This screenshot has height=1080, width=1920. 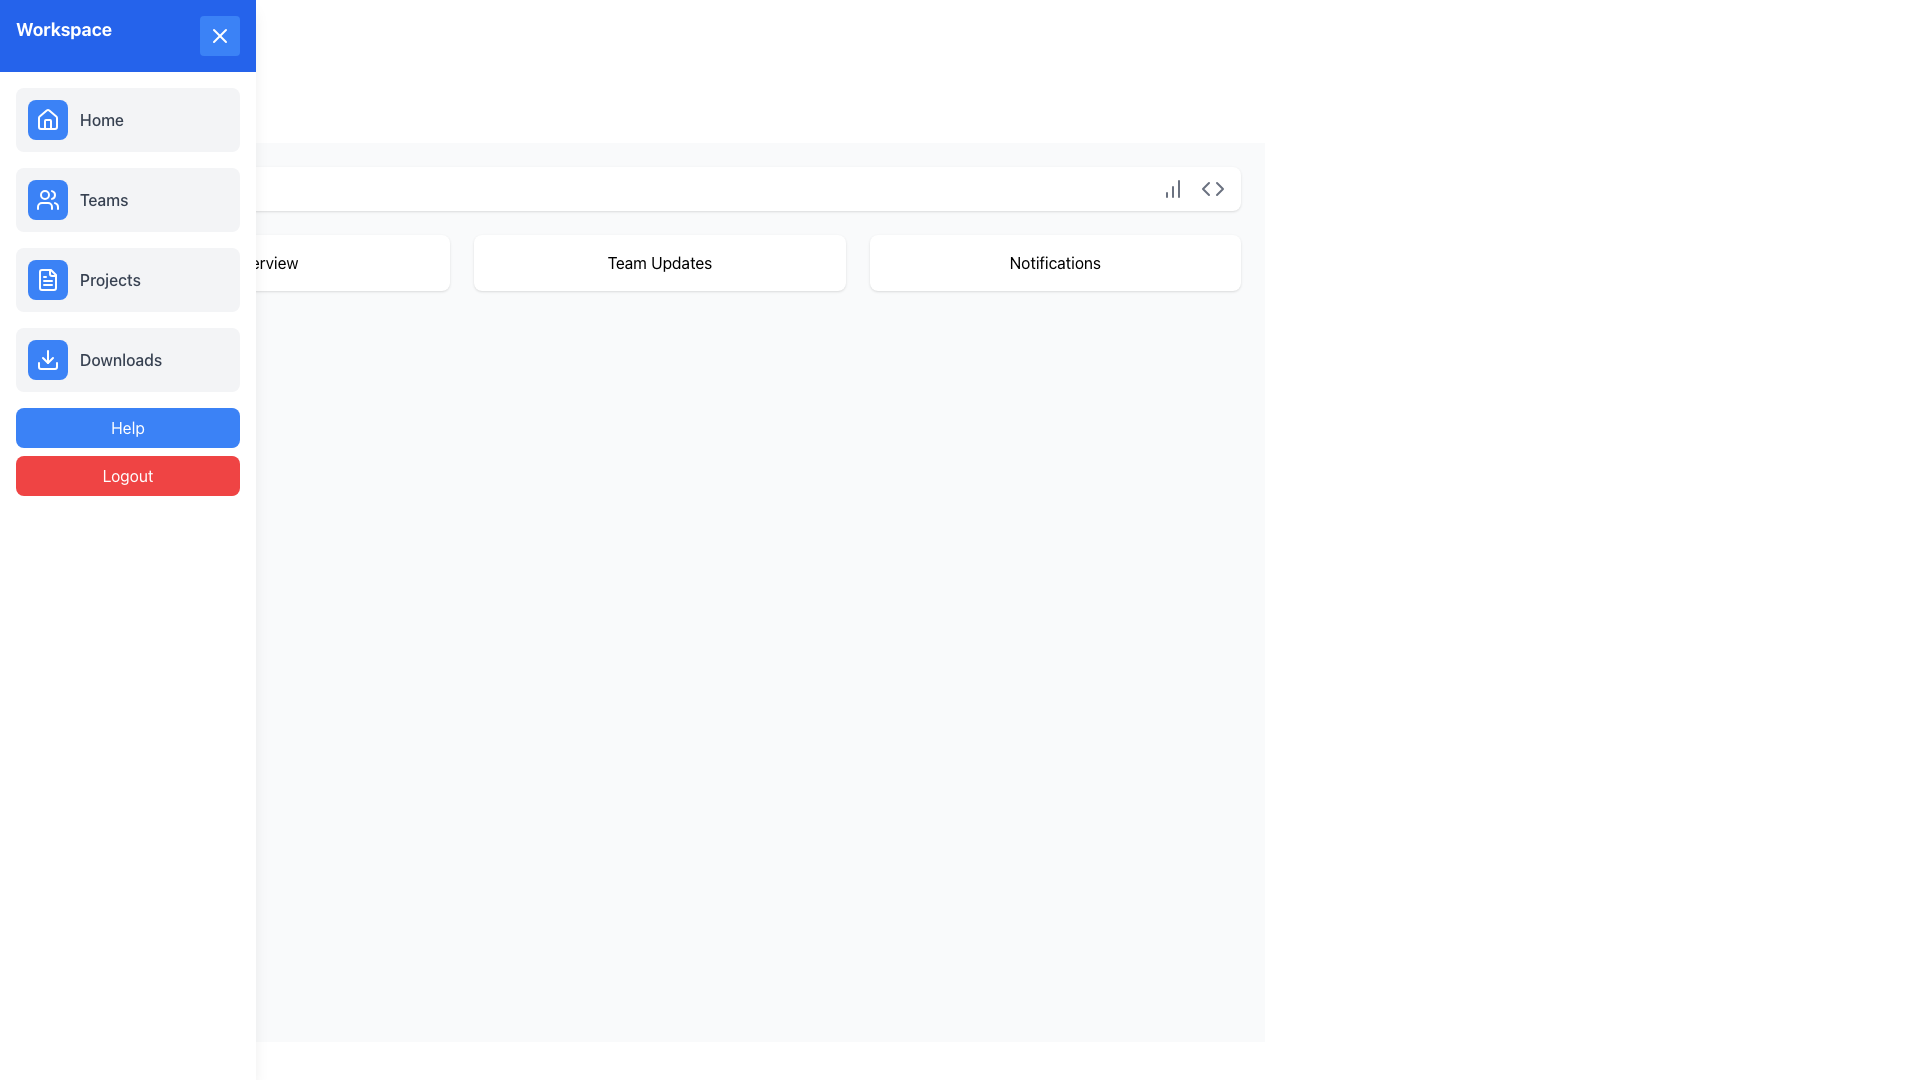 I want to click on text content of the 'Teams' label, which is a medium-sized gray text in the left-hand sidebar below the 'Home' option, so click(x=103, y=200).